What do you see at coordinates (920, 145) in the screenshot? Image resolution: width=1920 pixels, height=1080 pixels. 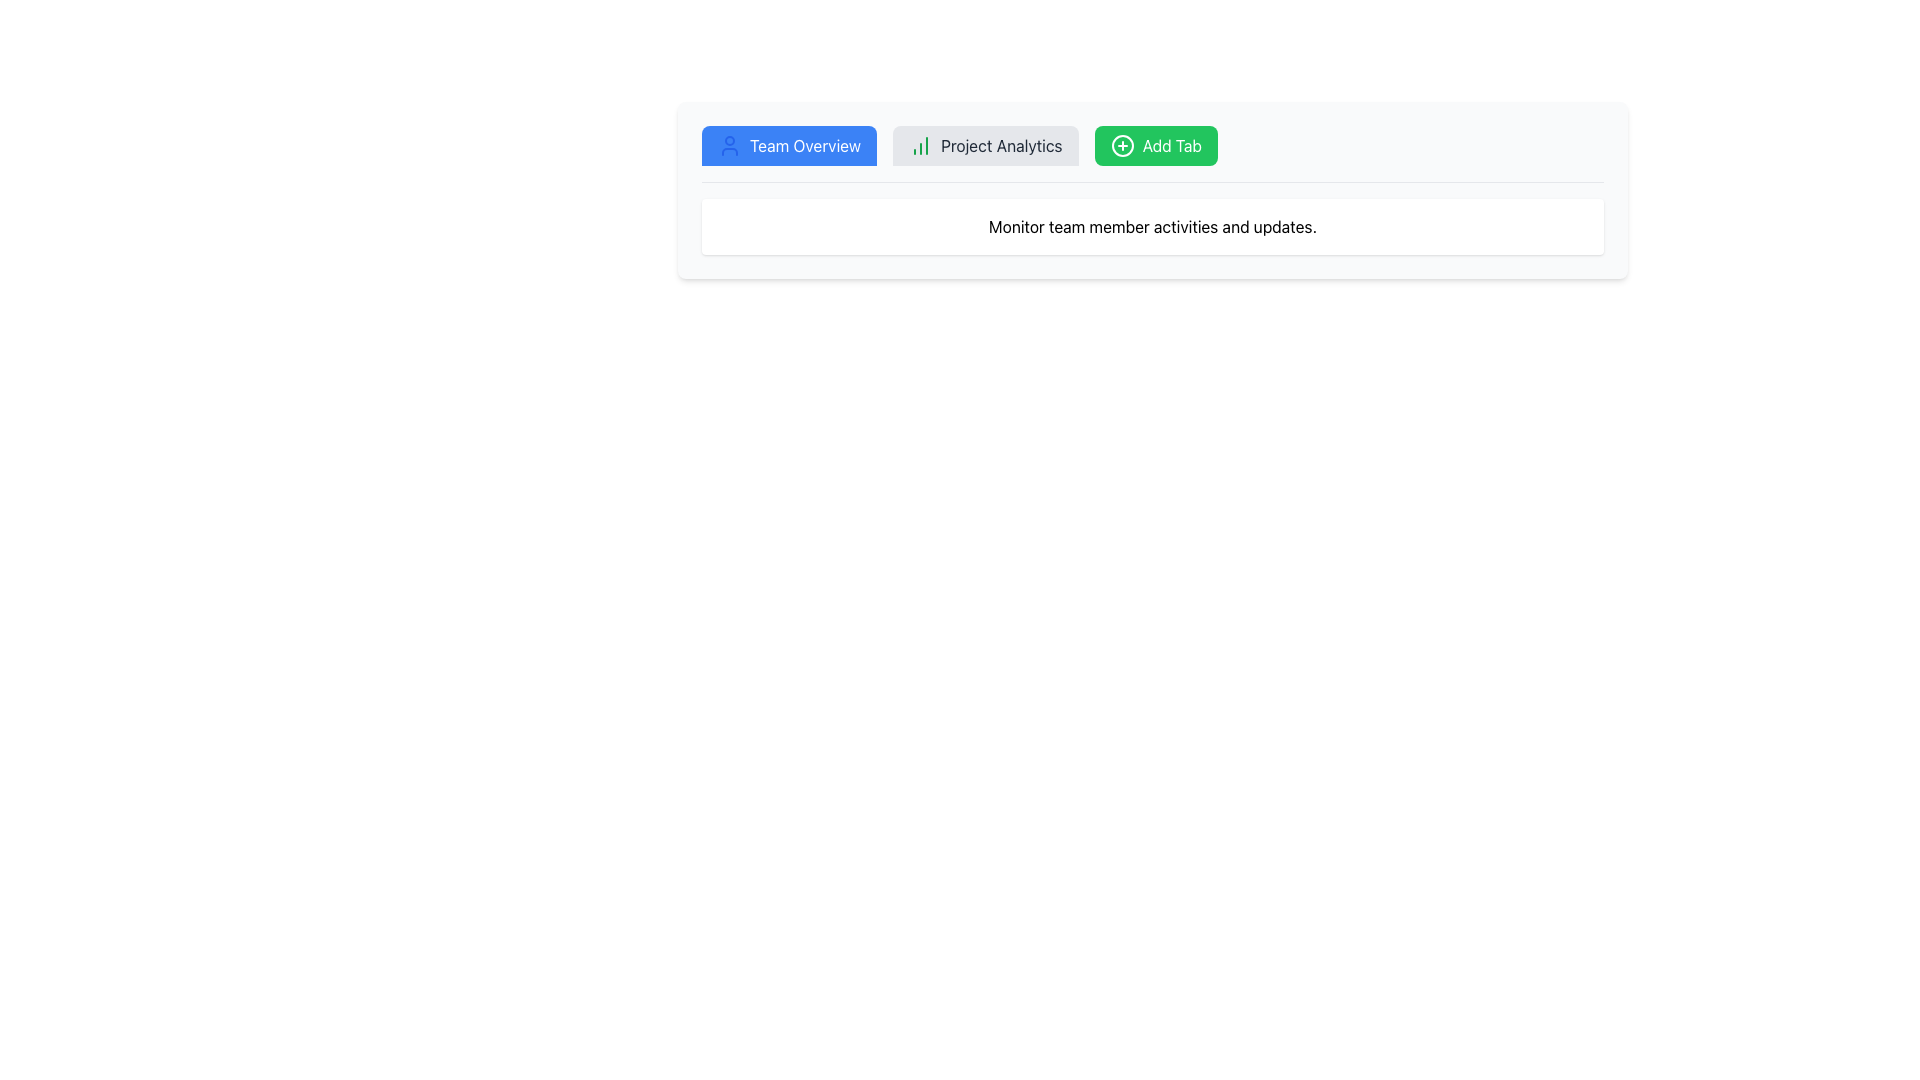 I see `the small green` at bounding box center [920, 145].